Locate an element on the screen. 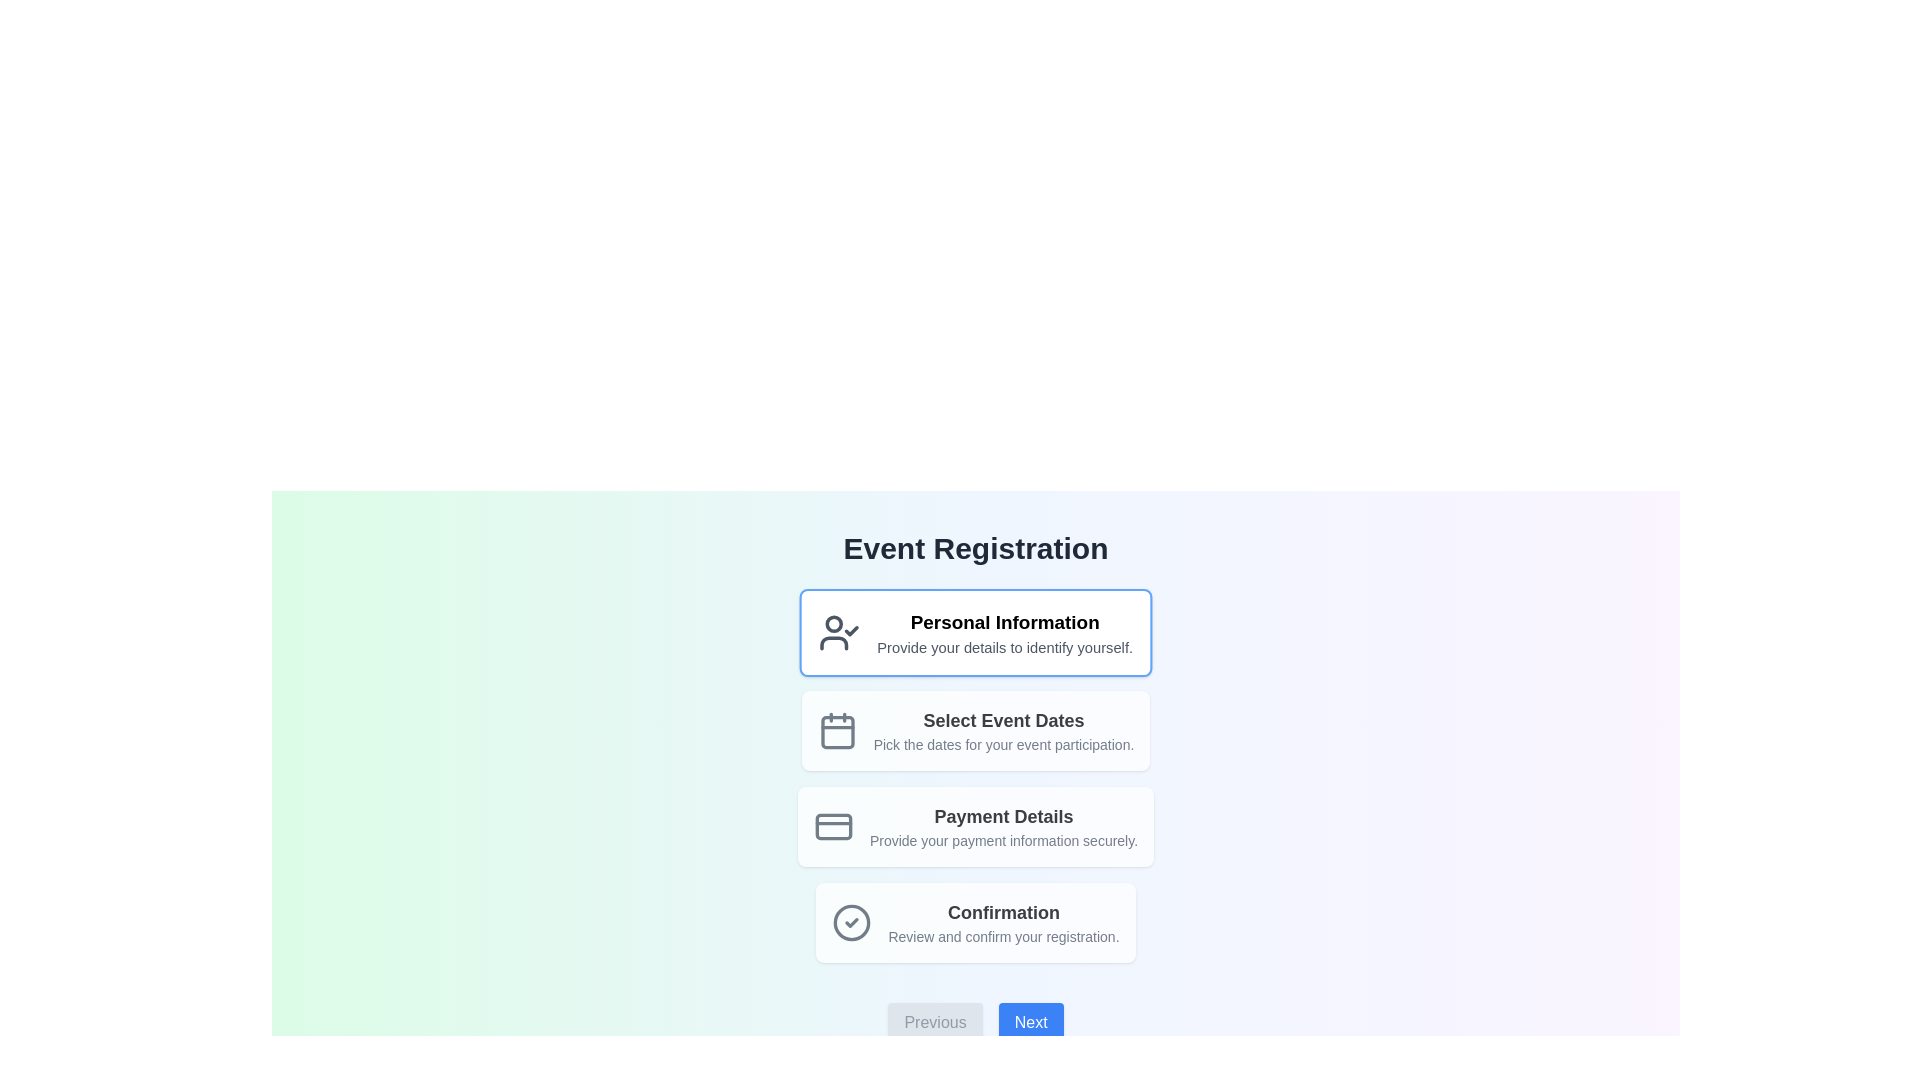 The width and height of the screenshot is (1920, 1080). the 'Payment Details' heading text label, which indicates the section for entering payment details in the registration flow is located at coordinates (1003, 817).